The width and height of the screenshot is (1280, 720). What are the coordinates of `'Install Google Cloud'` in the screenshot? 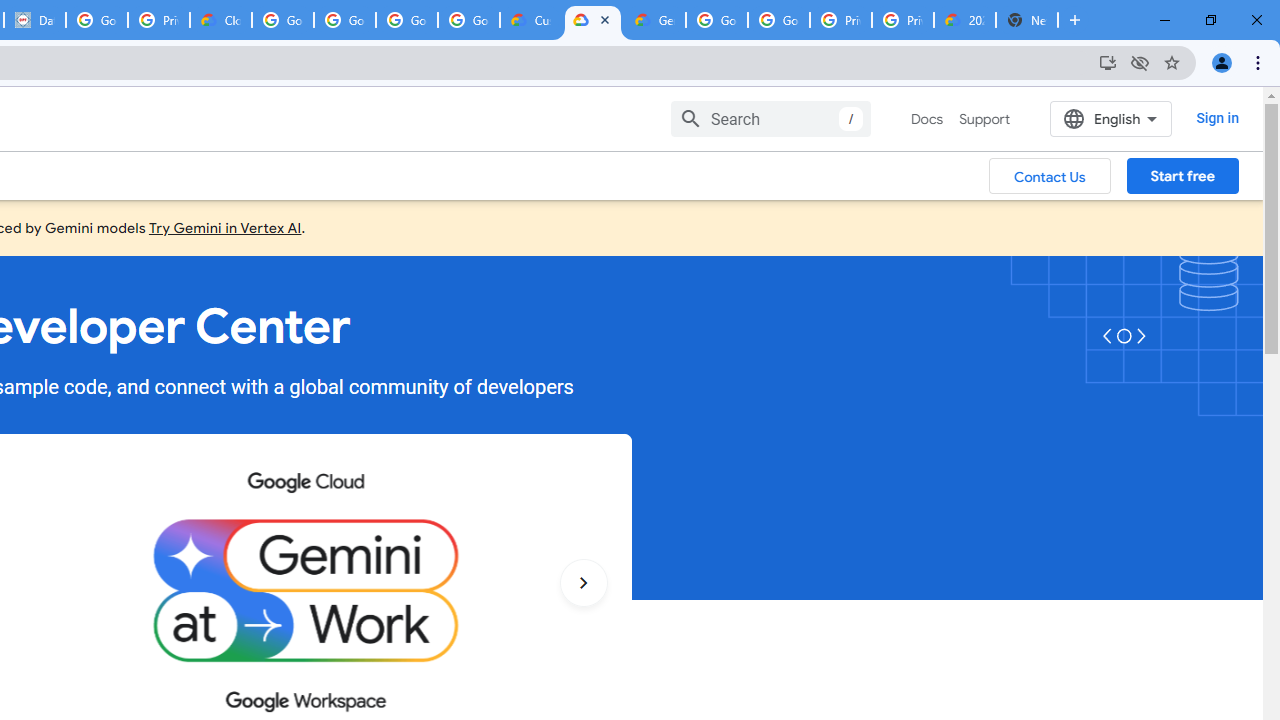 It's located at (1106, 61).